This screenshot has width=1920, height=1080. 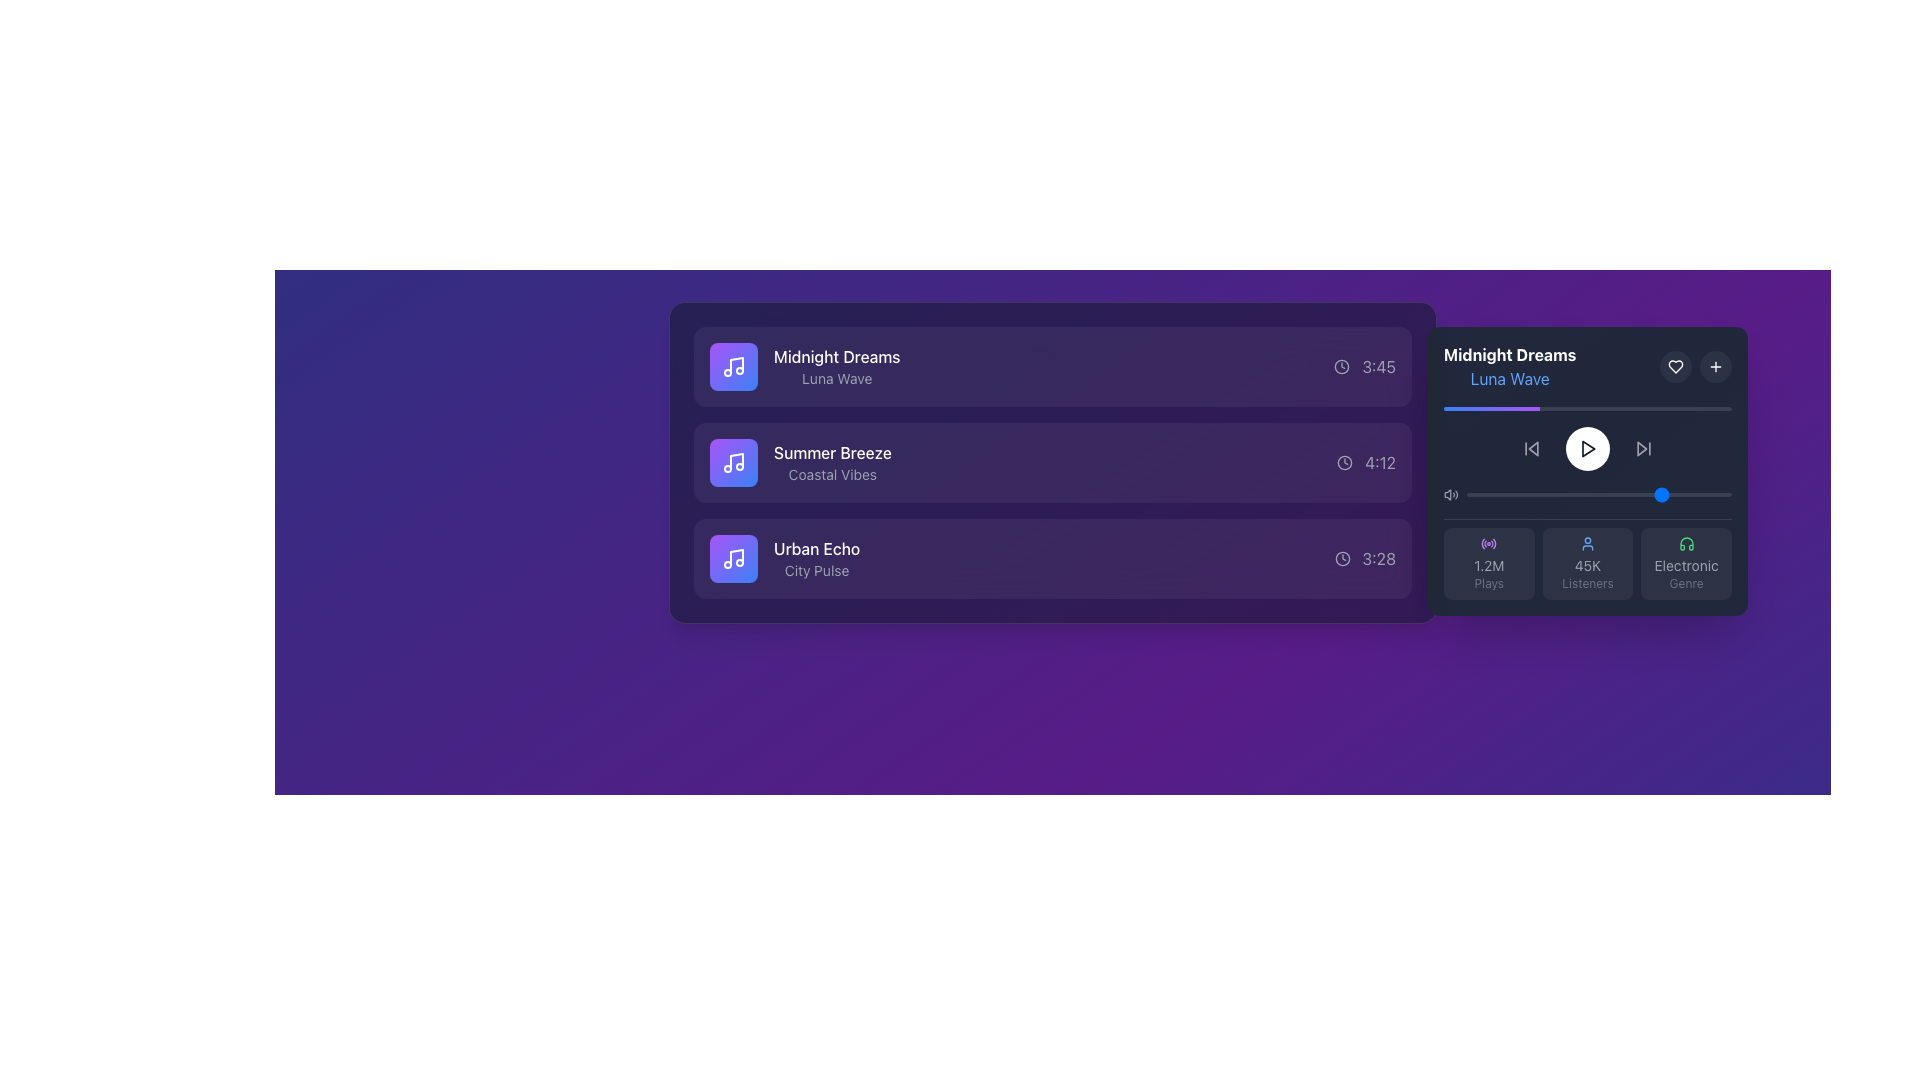 I want to click on the heart-shaped icon button in the top-right corner of the secondary panel to mark the current track as favorite, so click(x=1675, y=366).